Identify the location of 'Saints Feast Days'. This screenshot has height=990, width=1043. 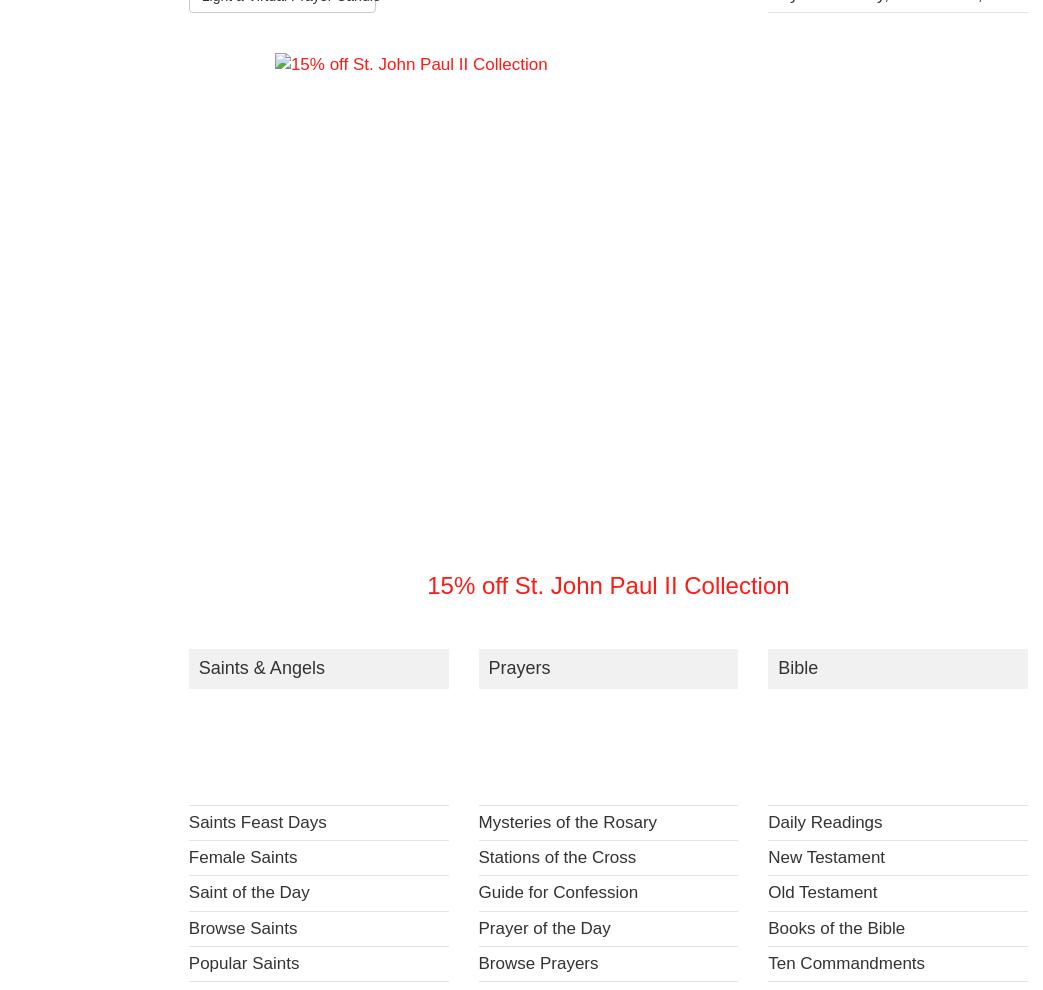
(256, 821).